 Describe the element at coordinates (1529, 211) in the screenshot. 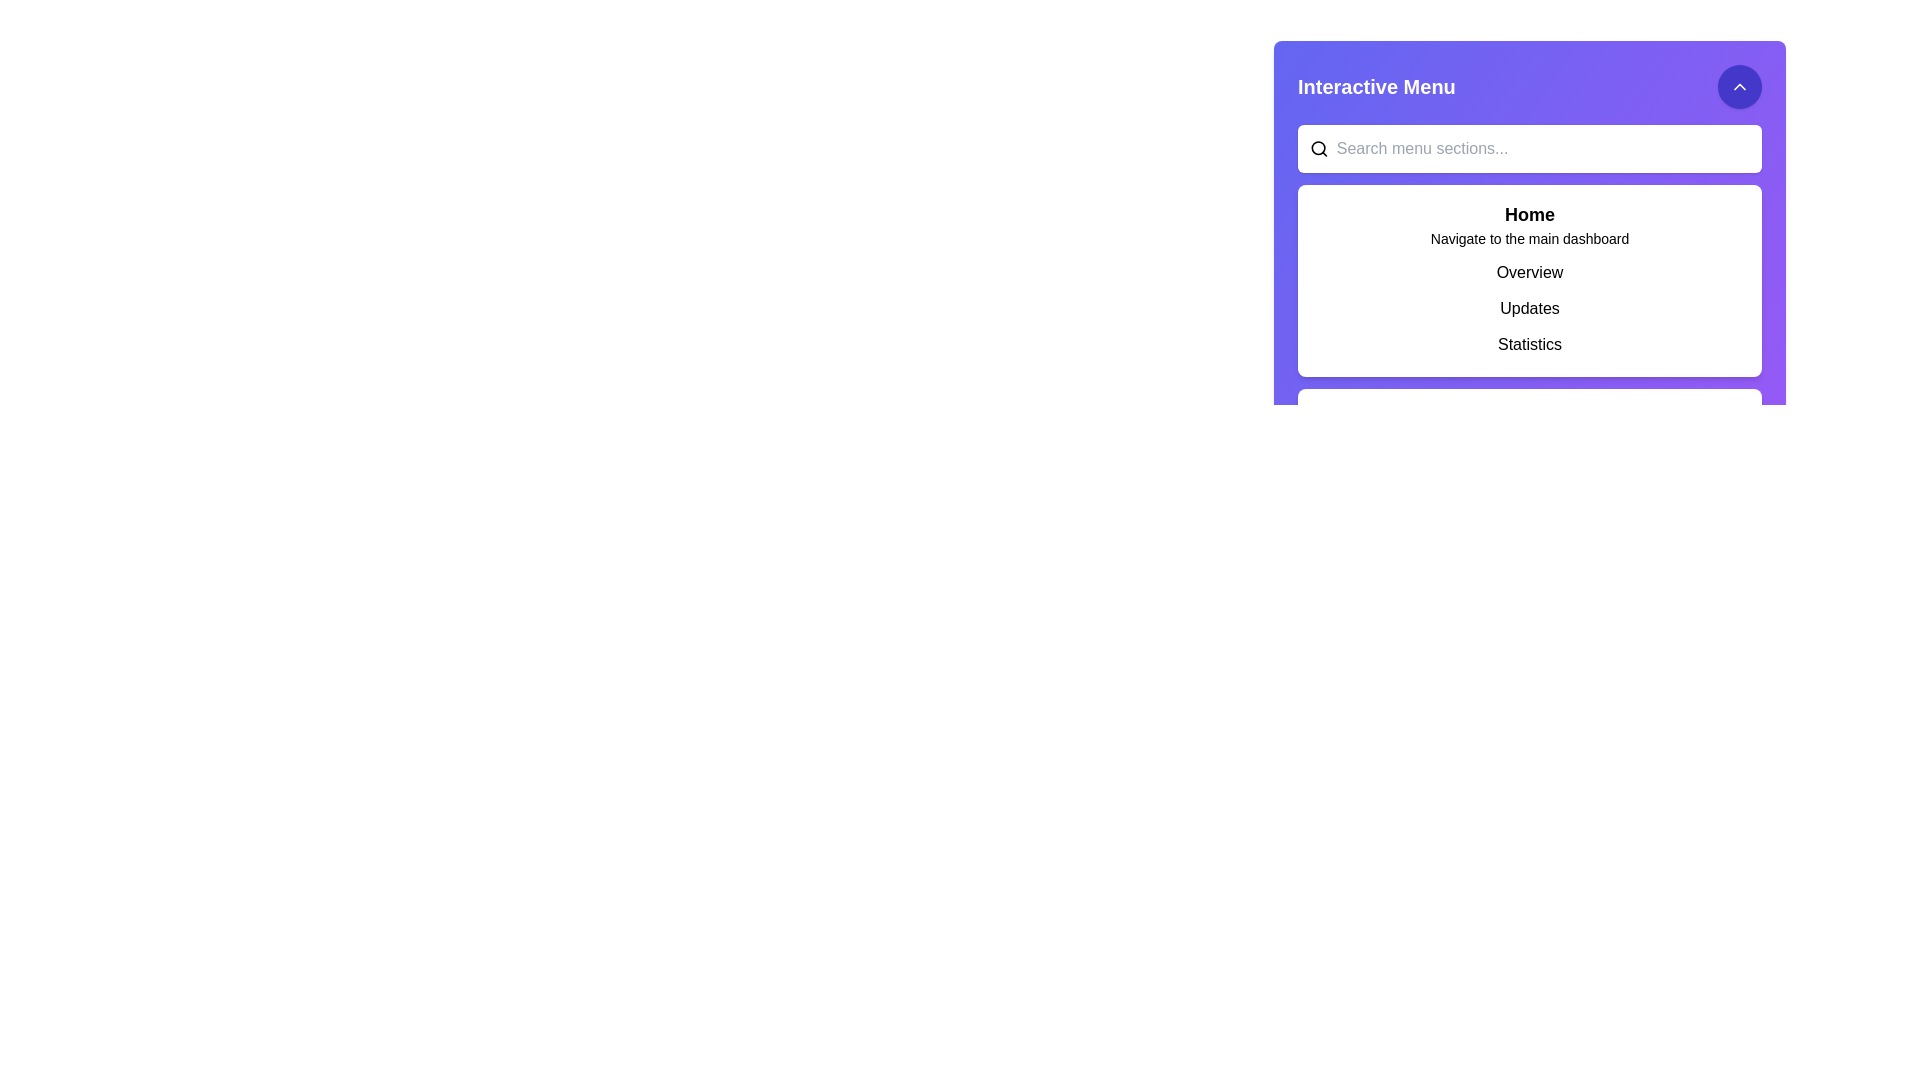

I see `the 'Home' clickable card in the vertical menu on the right` at that location.